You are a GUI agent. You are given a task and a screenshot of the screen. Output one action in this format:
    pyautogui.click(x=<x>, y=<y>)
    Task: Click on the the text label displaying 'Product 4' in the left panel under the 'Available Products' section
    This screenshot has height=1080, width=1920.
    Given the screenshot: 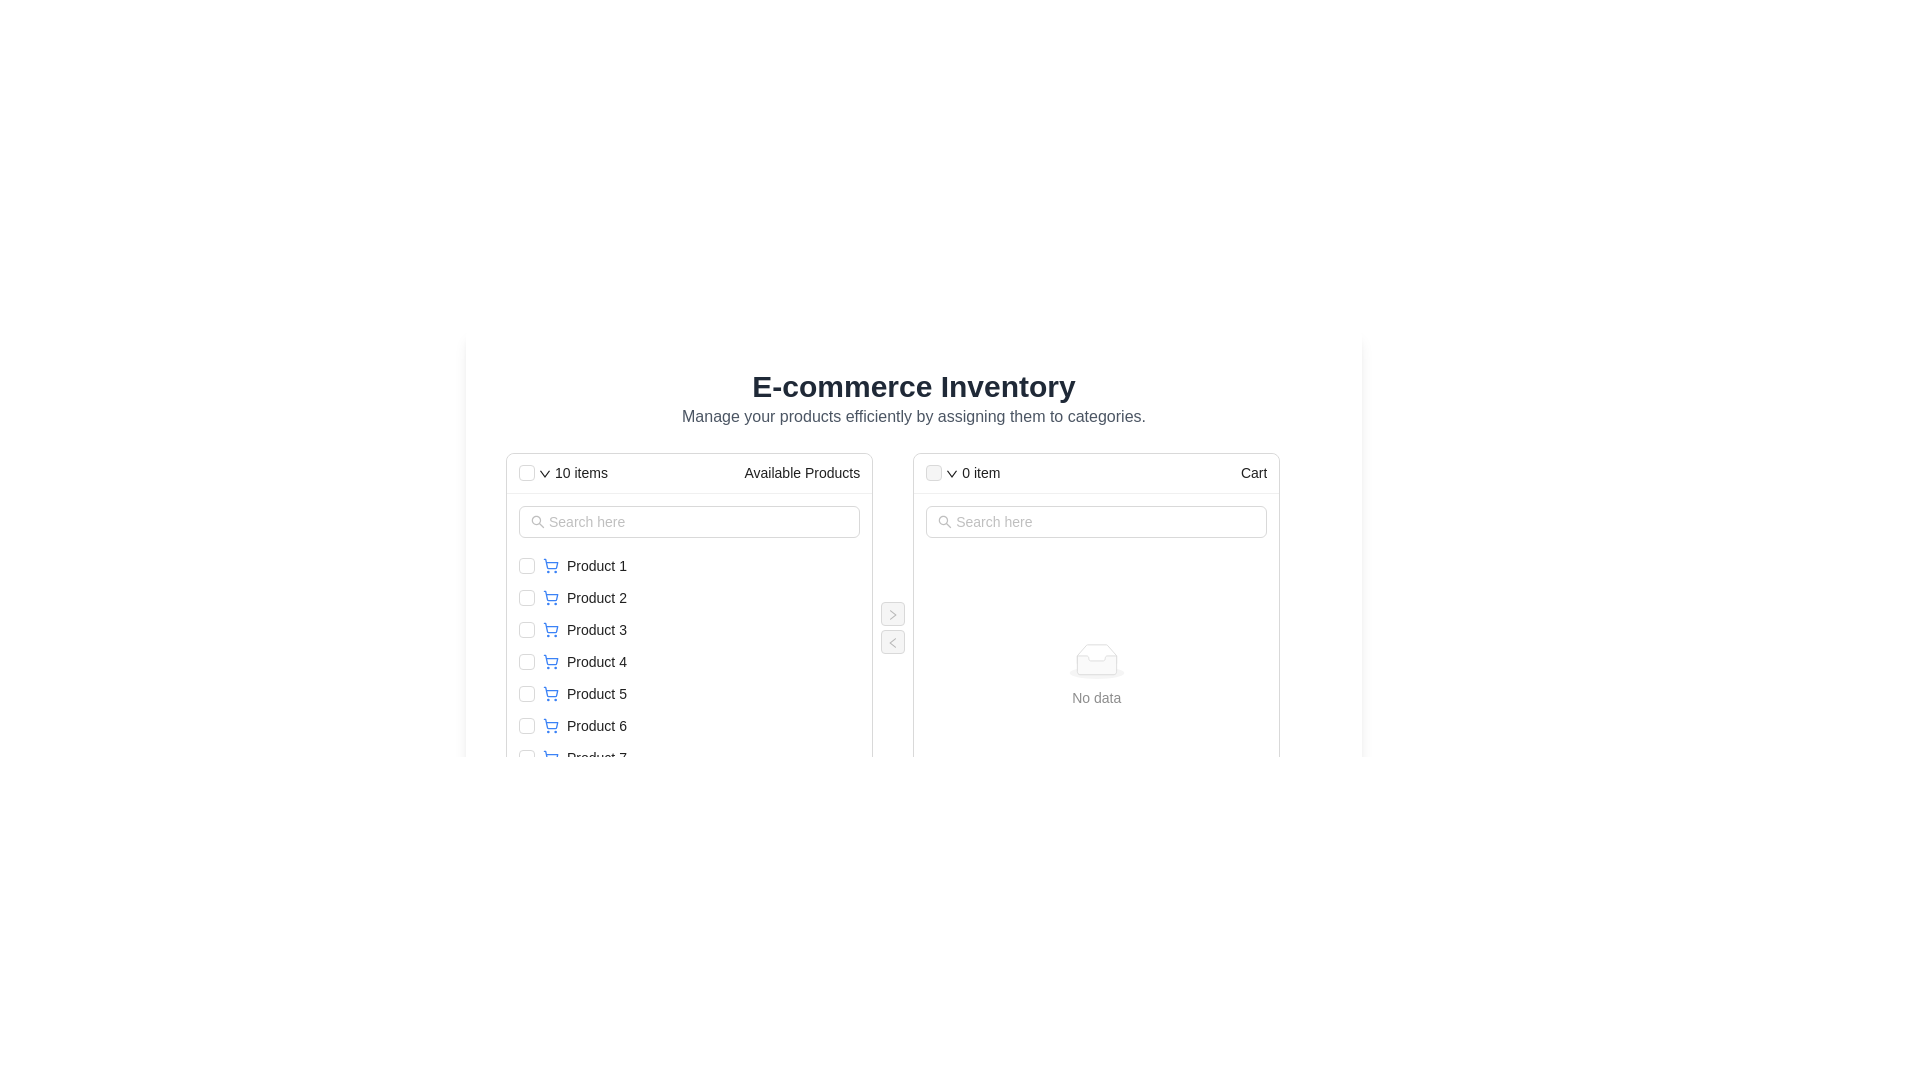 What is the action you would take?
    pyautogui.click(x=595, y=662)
    